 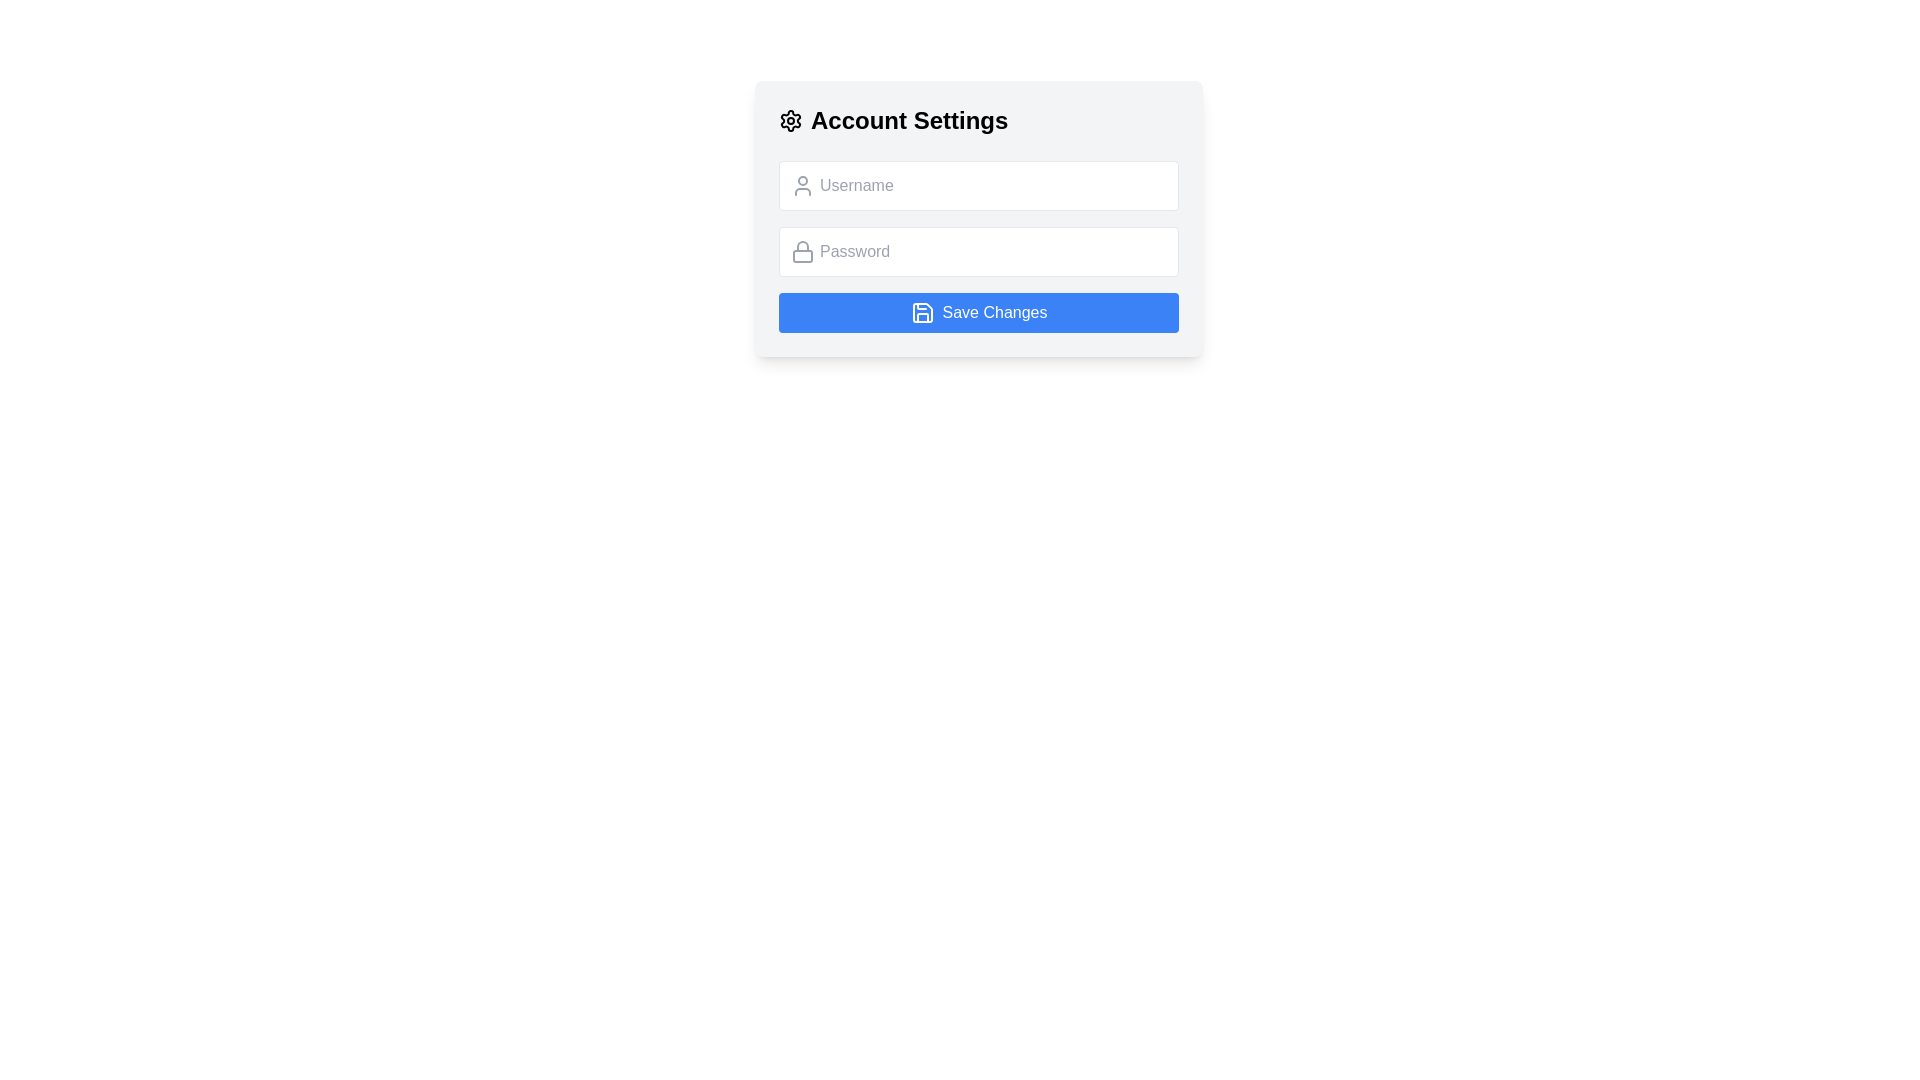 What do you see at coordinates (921, 312) in the screenshot?
I see `the small save icon positioned to the left of the 'Save Changes' button, which has a minimalistic design and a stroke color matching its surrounding text` at bounding box center [921, 312].